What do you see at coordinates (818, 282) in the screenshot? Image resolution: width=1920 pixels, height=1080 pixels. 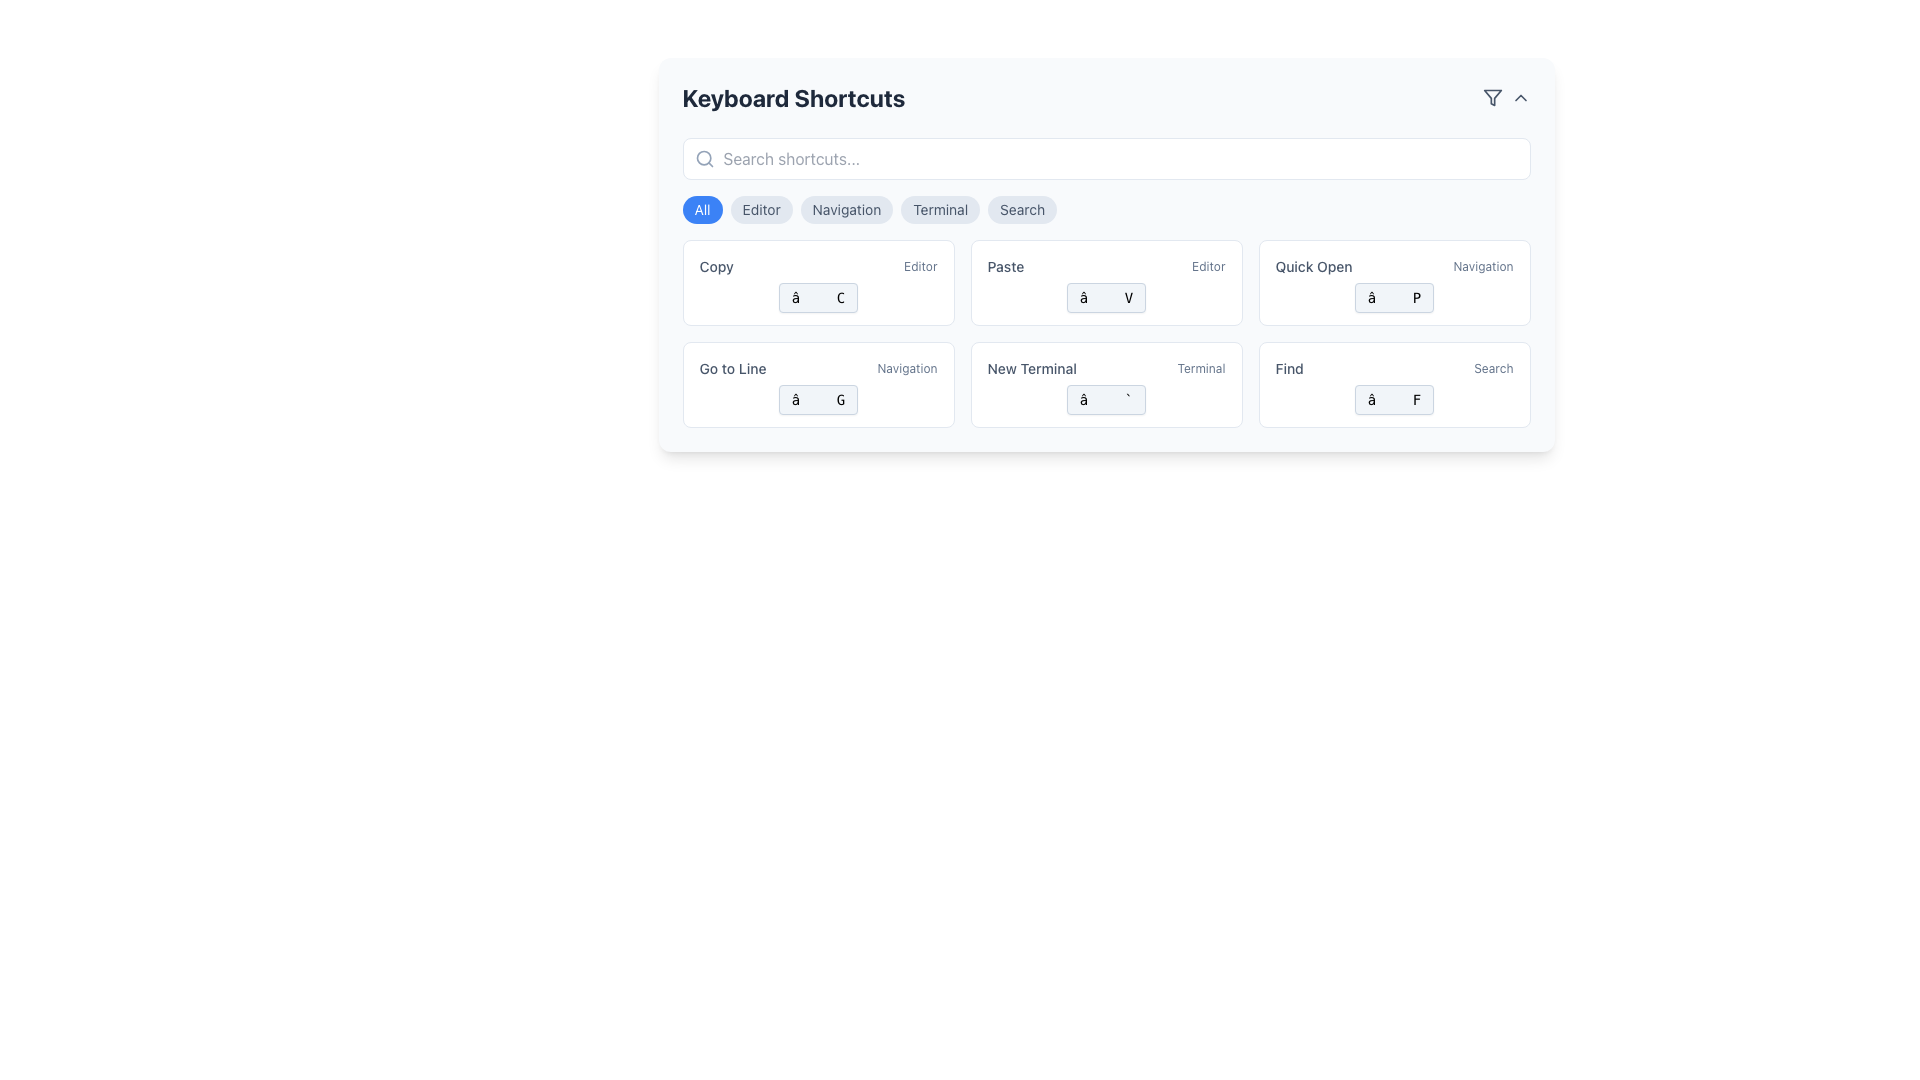 I see `the rectangular button labeled '⌘ C' with a white background and light-gray border, located in the top-left area of the grid` at bounding box center [818, 282].